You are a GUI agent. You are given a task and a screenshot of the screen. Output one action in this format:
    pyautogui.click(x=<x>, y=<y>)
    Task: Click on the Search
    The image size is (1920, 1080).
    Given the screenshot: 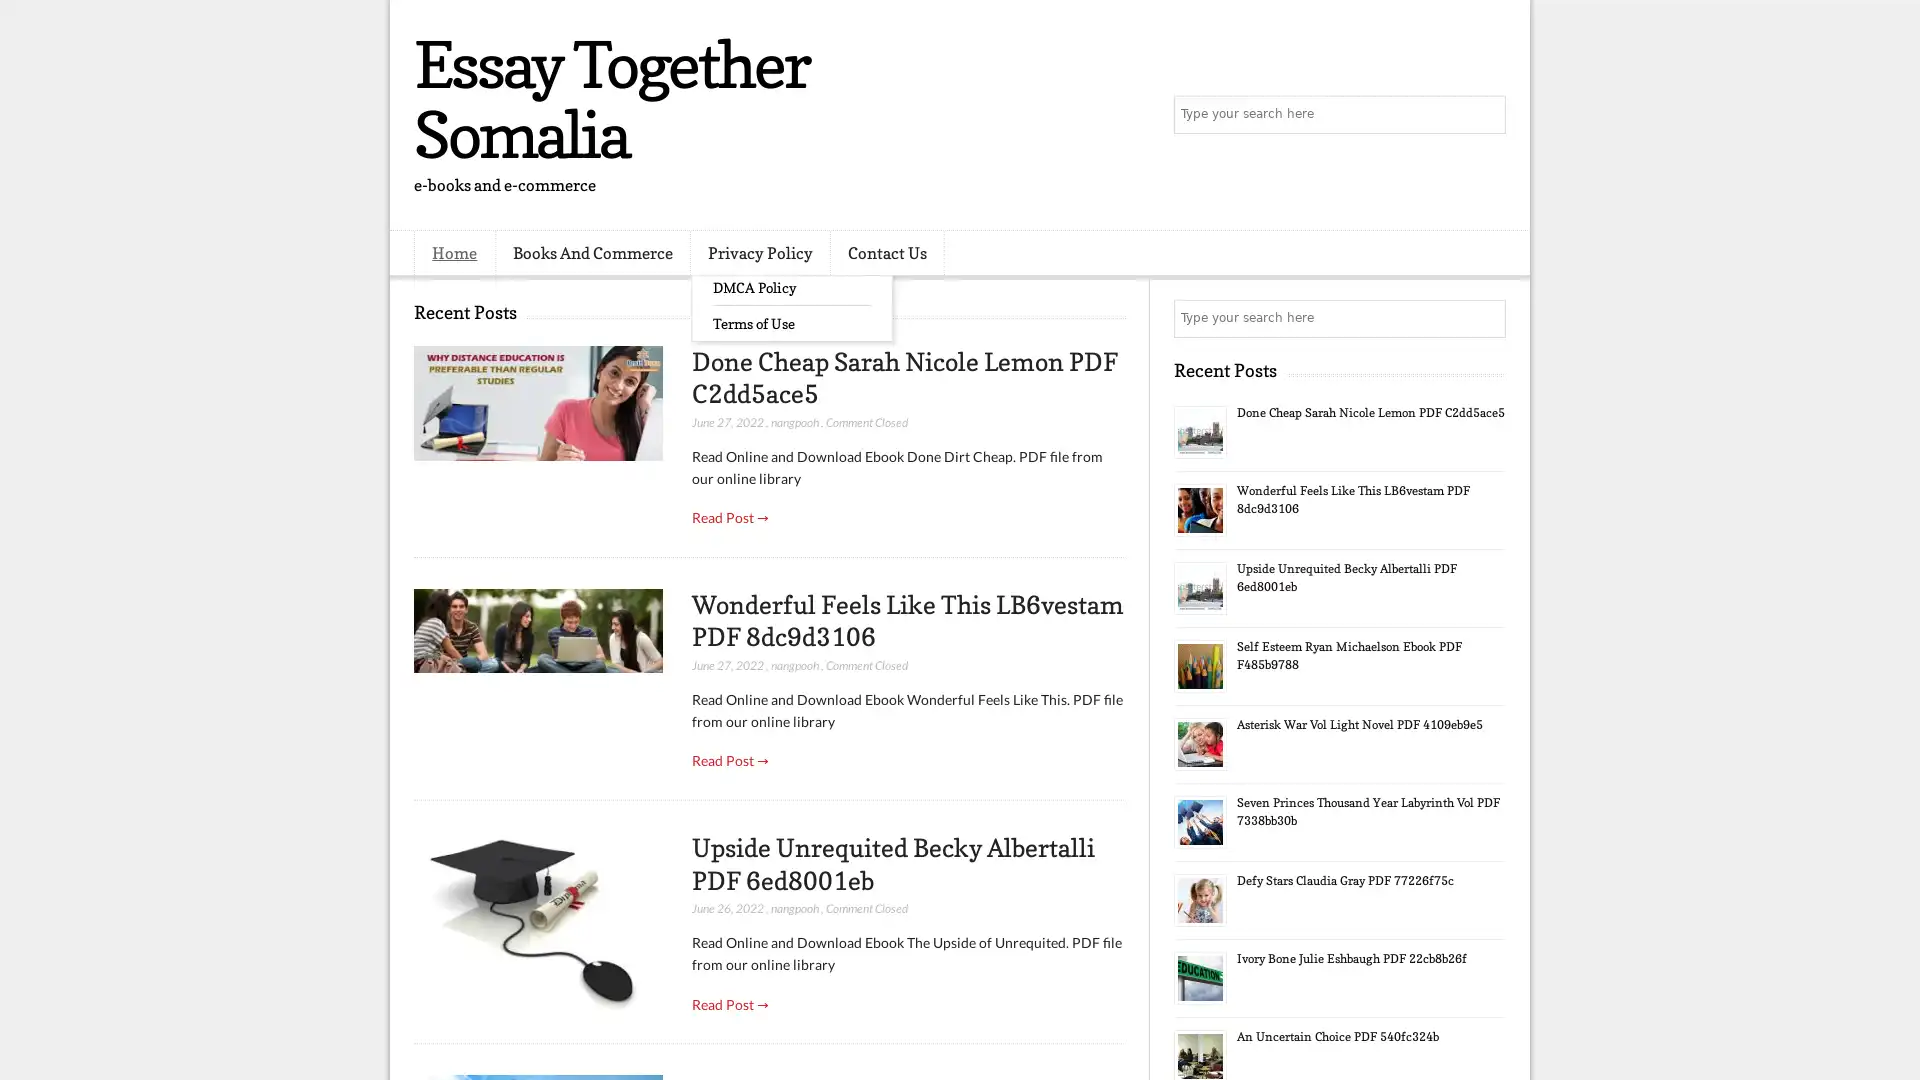 What is the action you would take?
    pyautogui.click(x=1485, y=115)
    